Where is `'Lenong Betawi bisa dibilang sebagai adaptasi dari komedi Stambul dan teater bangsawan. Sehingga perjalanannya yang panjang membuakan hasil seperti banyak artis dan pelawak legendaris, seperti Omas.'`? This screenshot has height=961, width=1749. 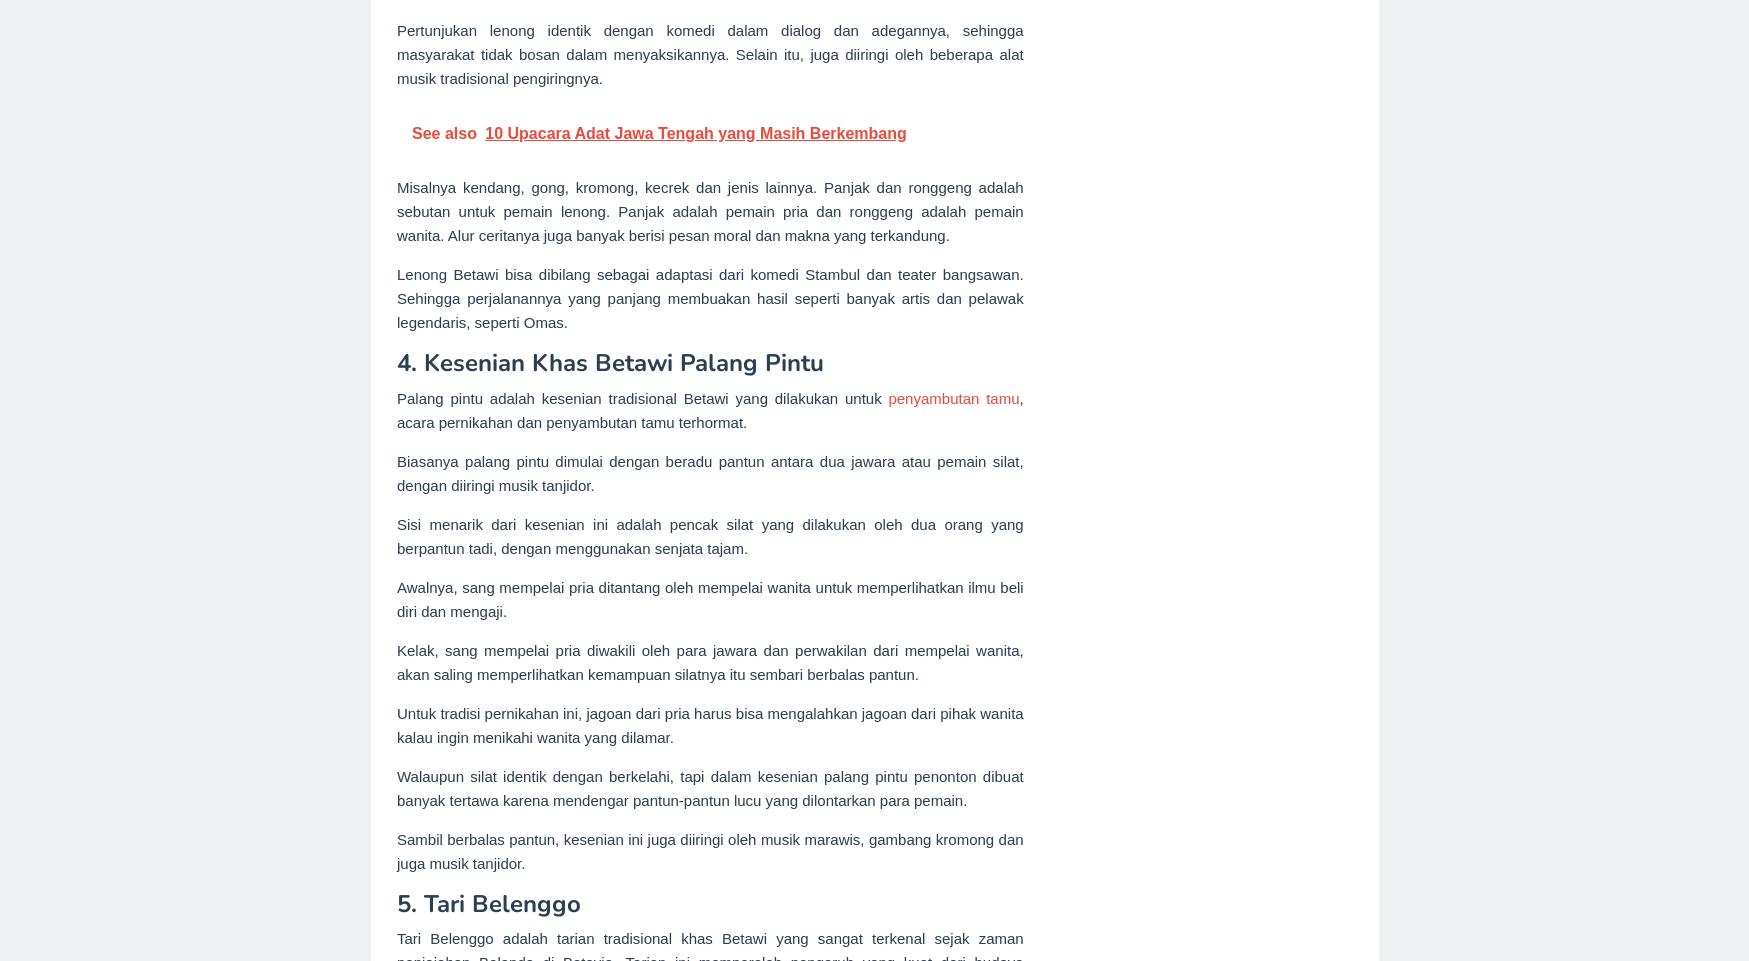
'Lenong Betawi bisa dibilang sebagai adaptasi dari komedi Stambul dan teater bangsawan. Sehingga perjalanannya yang panjang membuakan hasil seperti banyak artis dan pelawak legendaris, seperti Omas.' is located at coordinates (708, 298).